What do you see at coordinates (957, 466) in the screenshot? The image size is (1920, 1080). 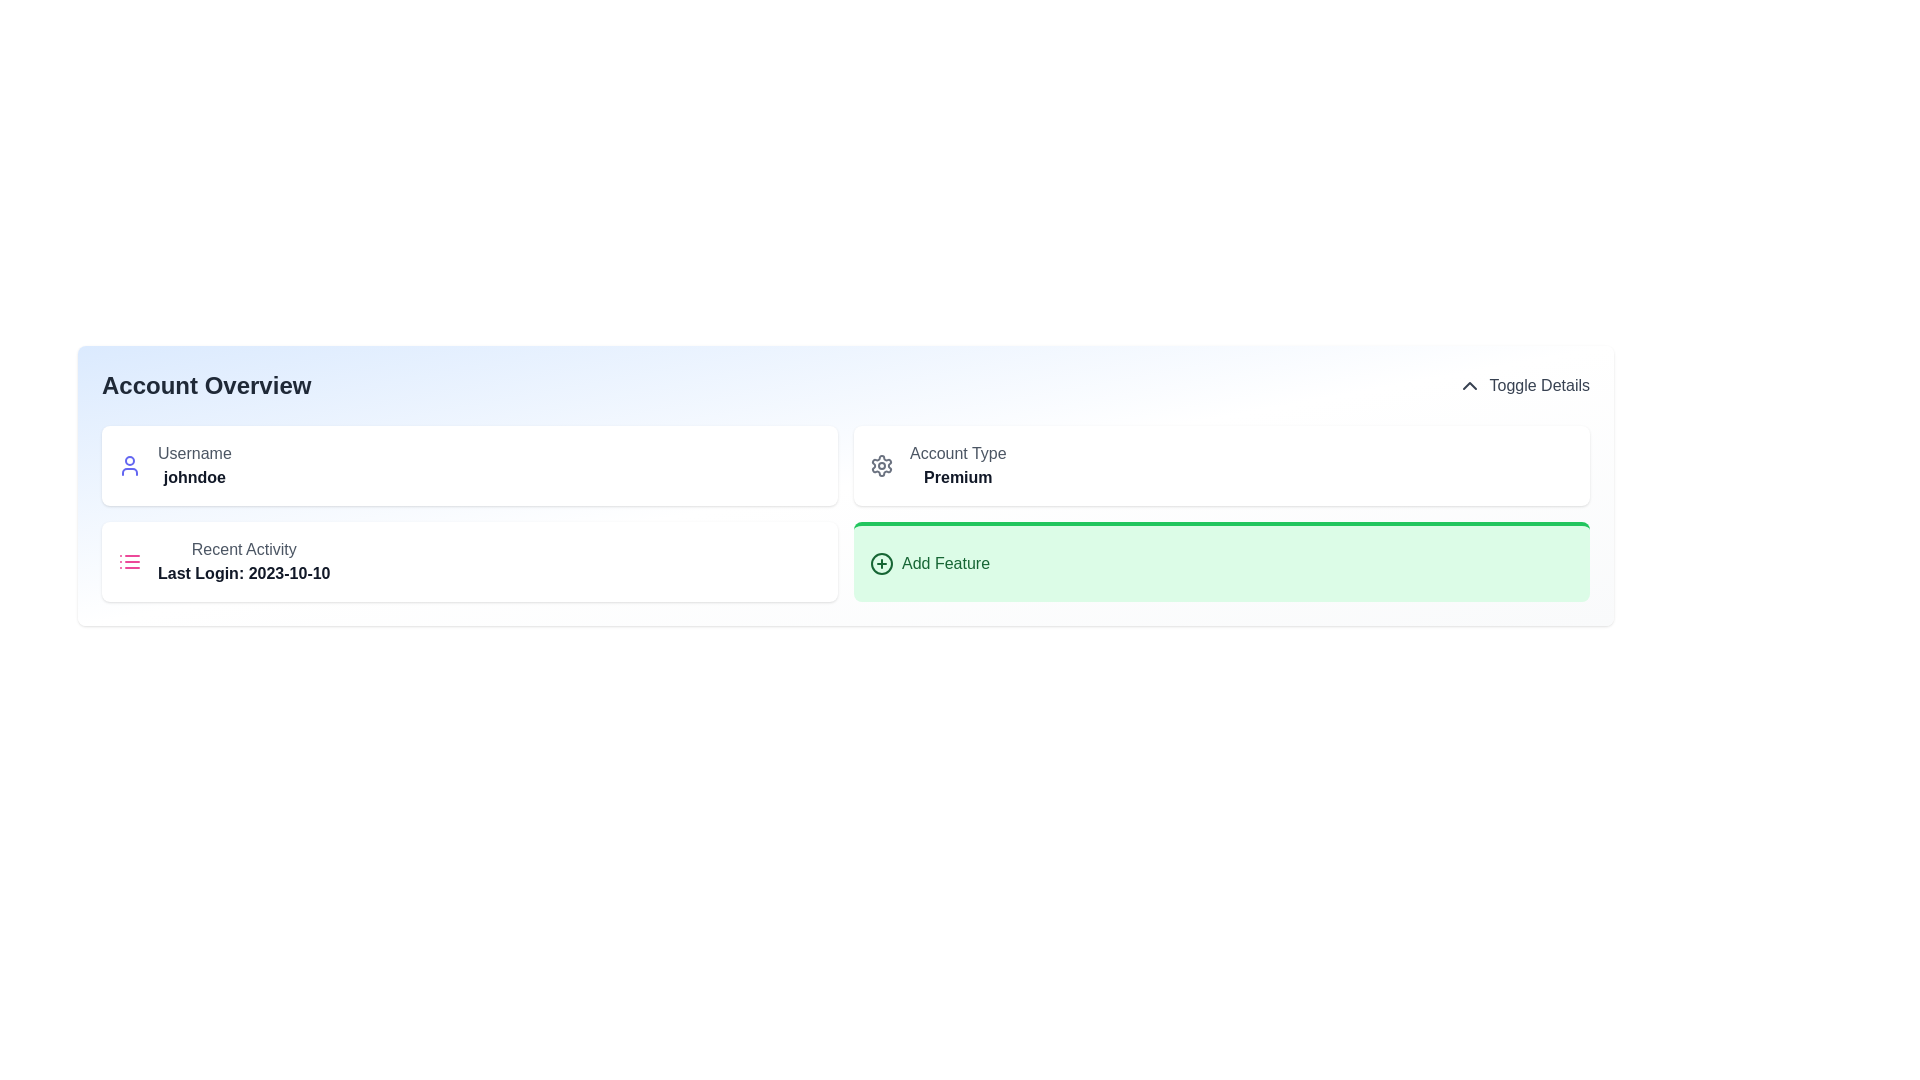 I see `the 'Premium' account type label, which is located in the upper right section of the interface, to the right of the 'Username' and 'Recent Activity' sections` at bounding box center [957, 466].